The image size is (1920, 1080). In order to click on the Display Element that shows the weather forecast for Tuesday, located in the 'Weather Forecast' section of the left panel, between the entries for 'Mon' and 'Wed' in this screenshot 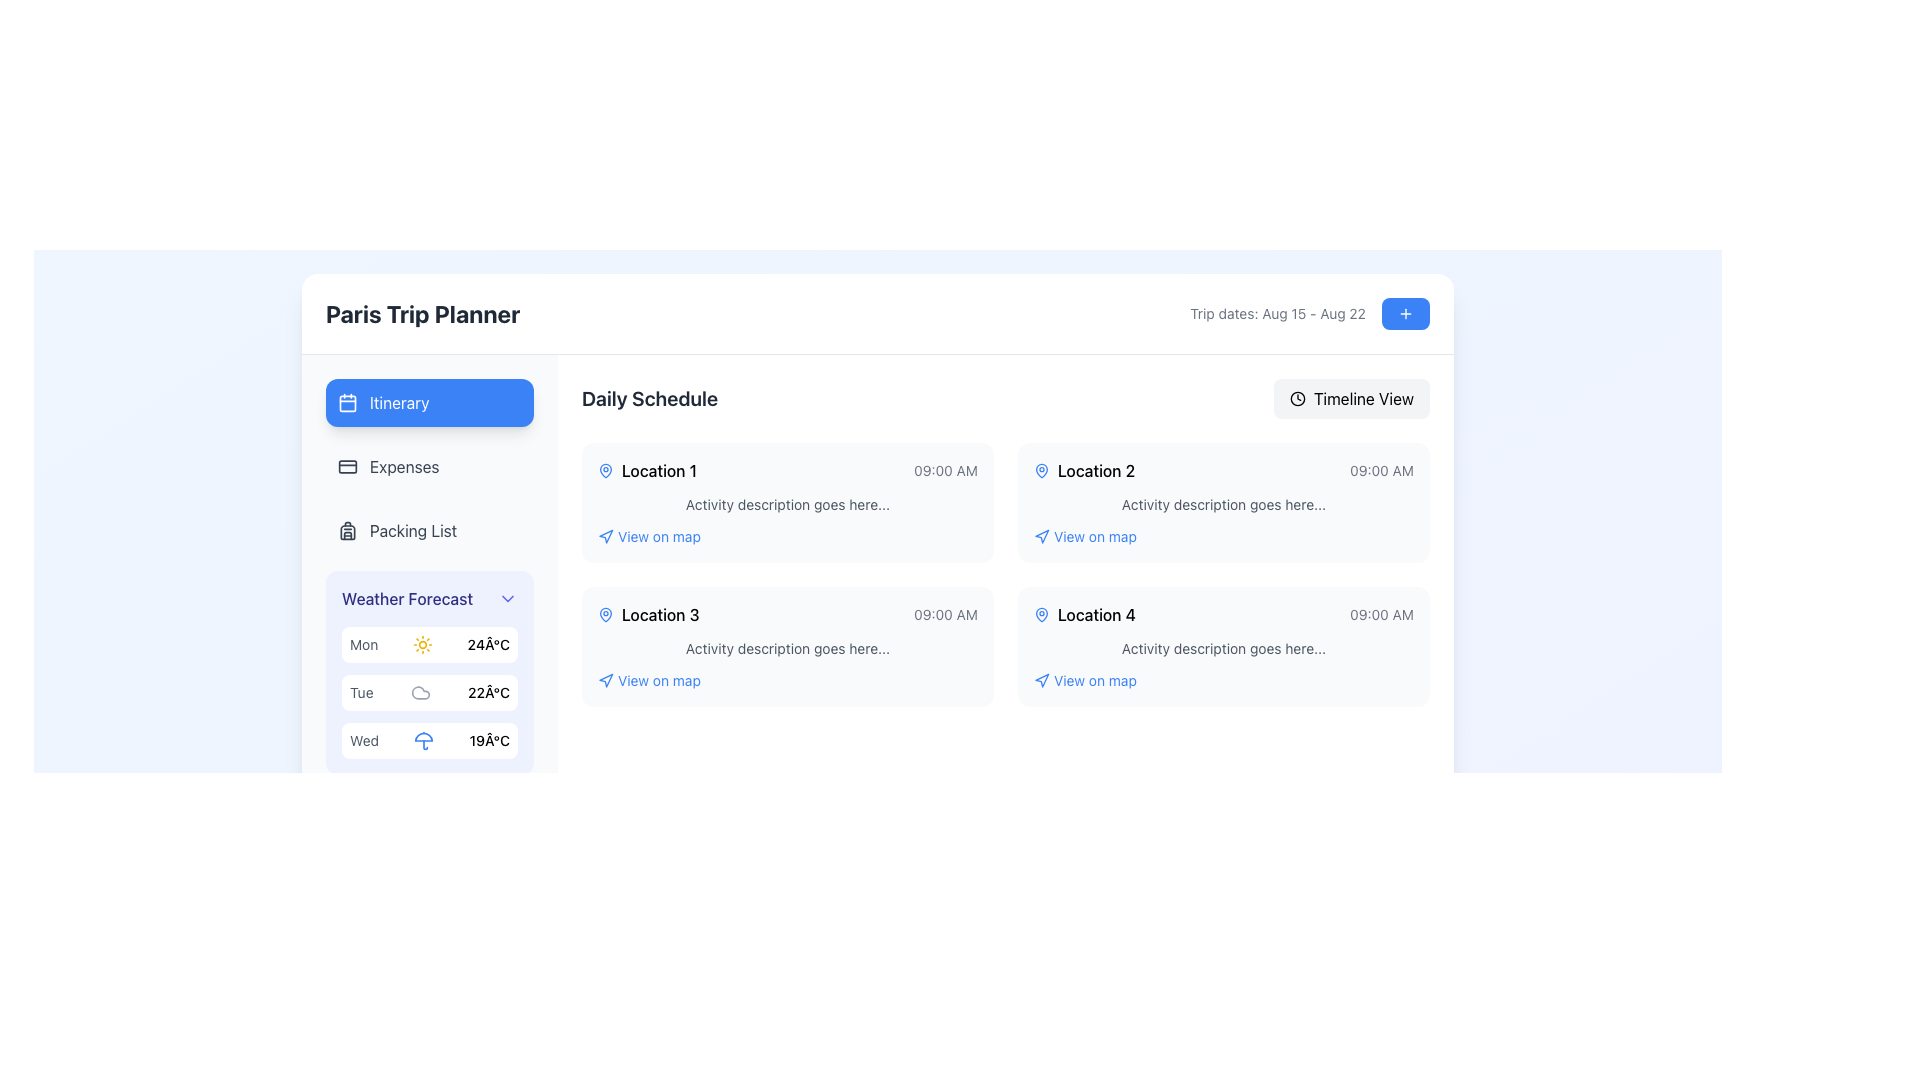, I will do `click(429, 692)`.